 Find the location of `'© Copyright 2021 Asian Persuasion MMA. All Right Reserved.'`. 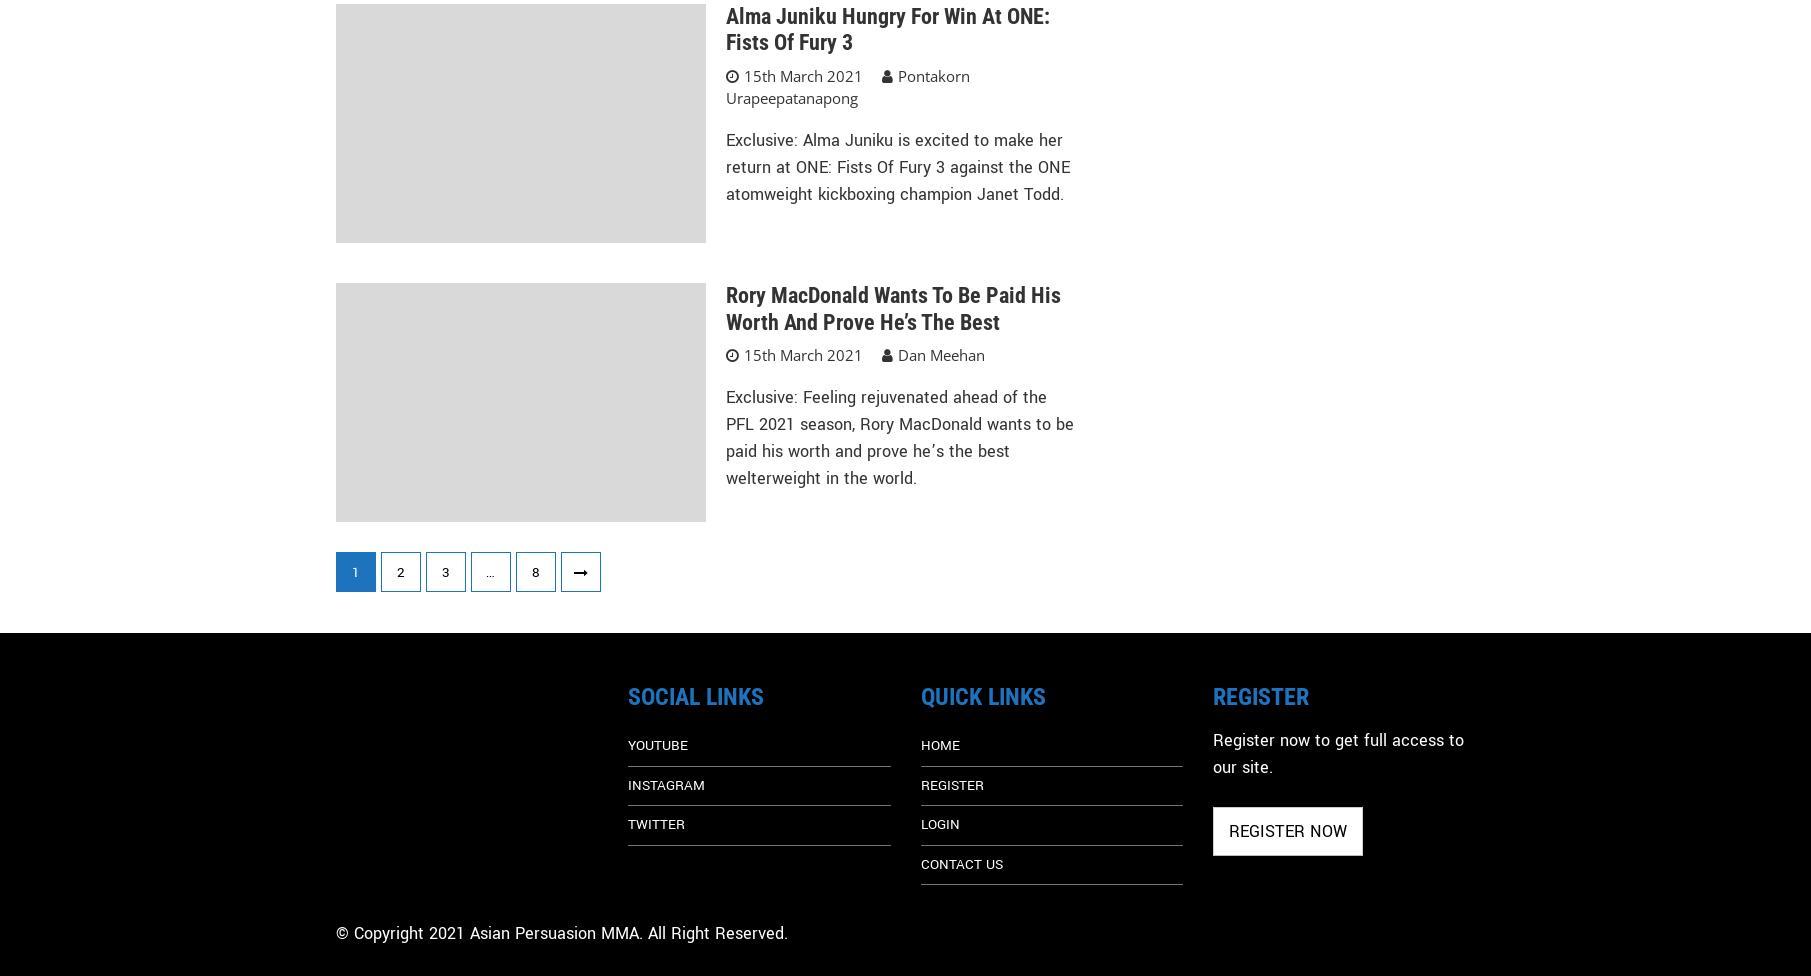

'© Copyright 2021 Asian Persuasion MMA. All Right Reserved.' is located at coordinates (560, 932).